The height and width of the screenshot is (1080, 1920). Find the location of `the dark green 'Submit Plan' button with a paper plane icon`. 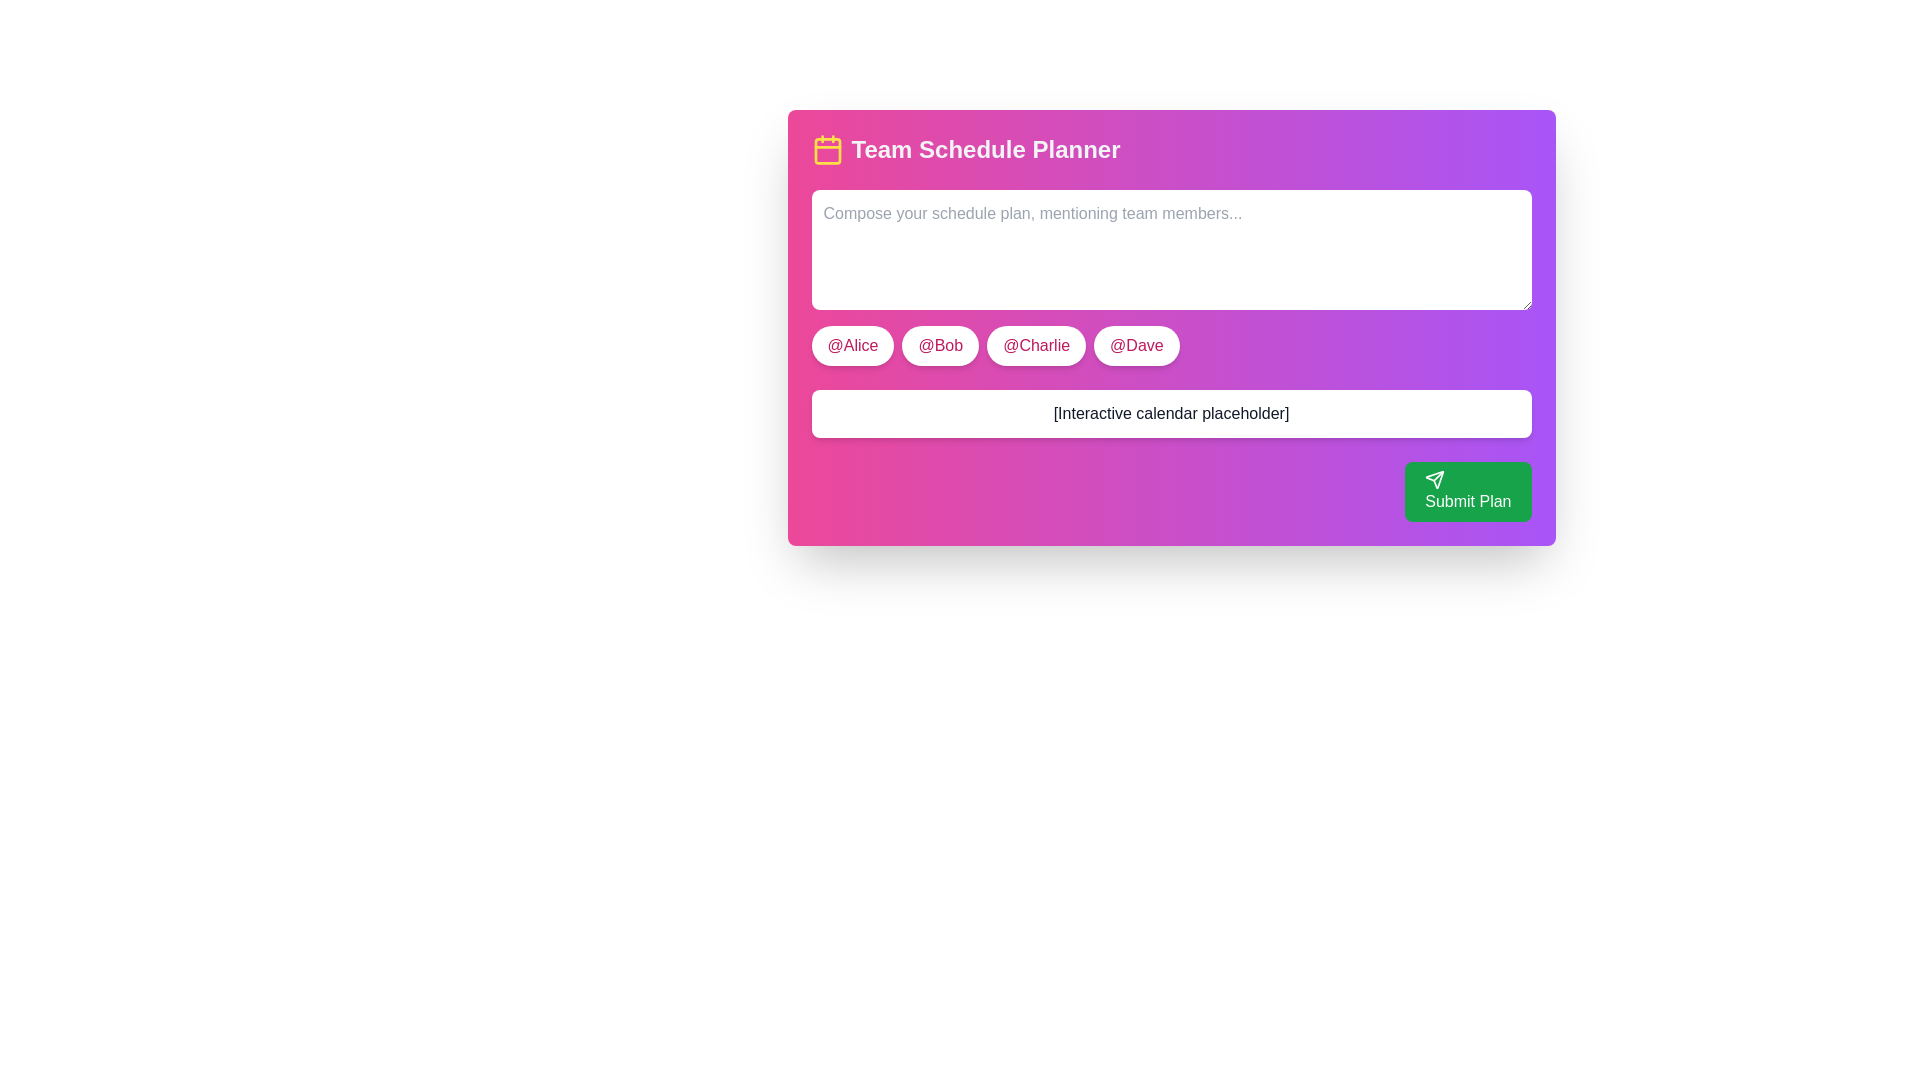

the dark green 'Submit Plan' button with a paper plane icon is located at coordinates (1468, 492).